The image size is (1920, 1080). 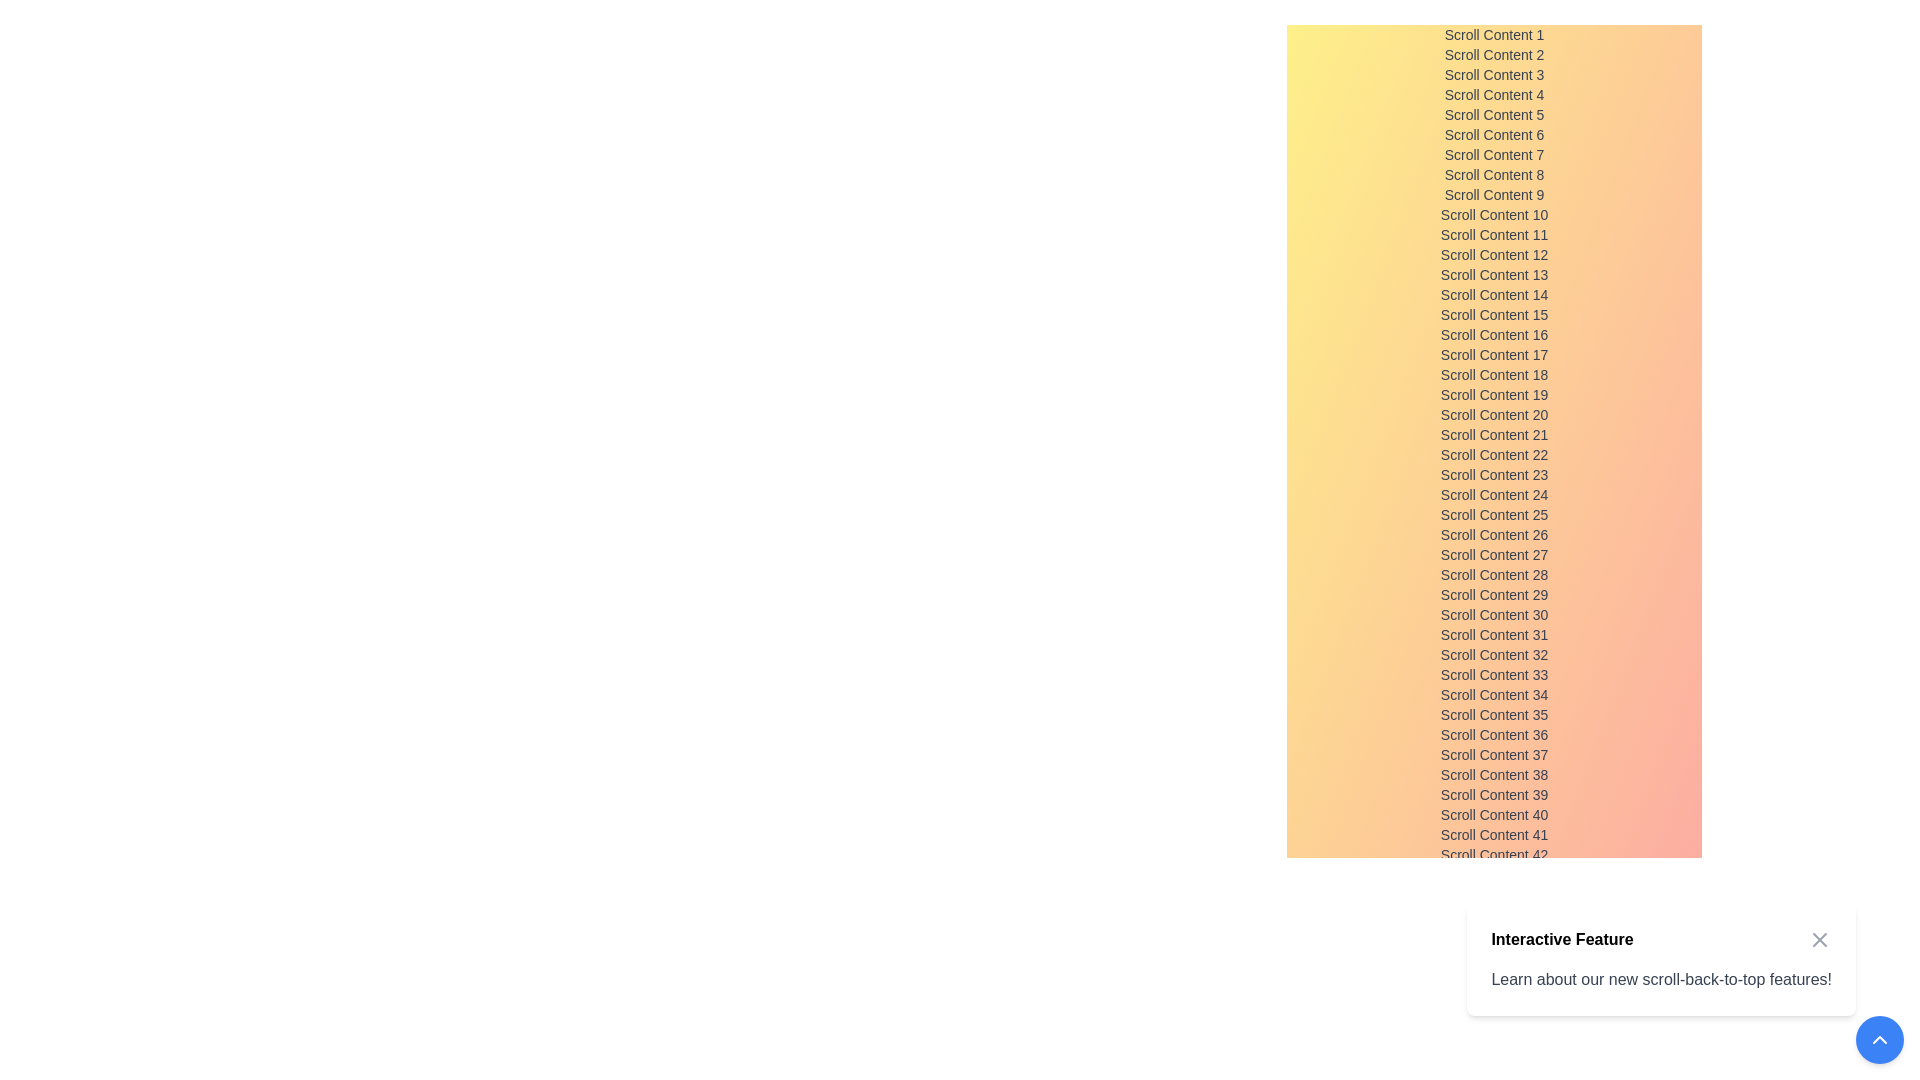 I want to click on the label or text display element that indicates a labeled entry at the 49th position in the vertically scrollable list, so click(x=1494, y=995).